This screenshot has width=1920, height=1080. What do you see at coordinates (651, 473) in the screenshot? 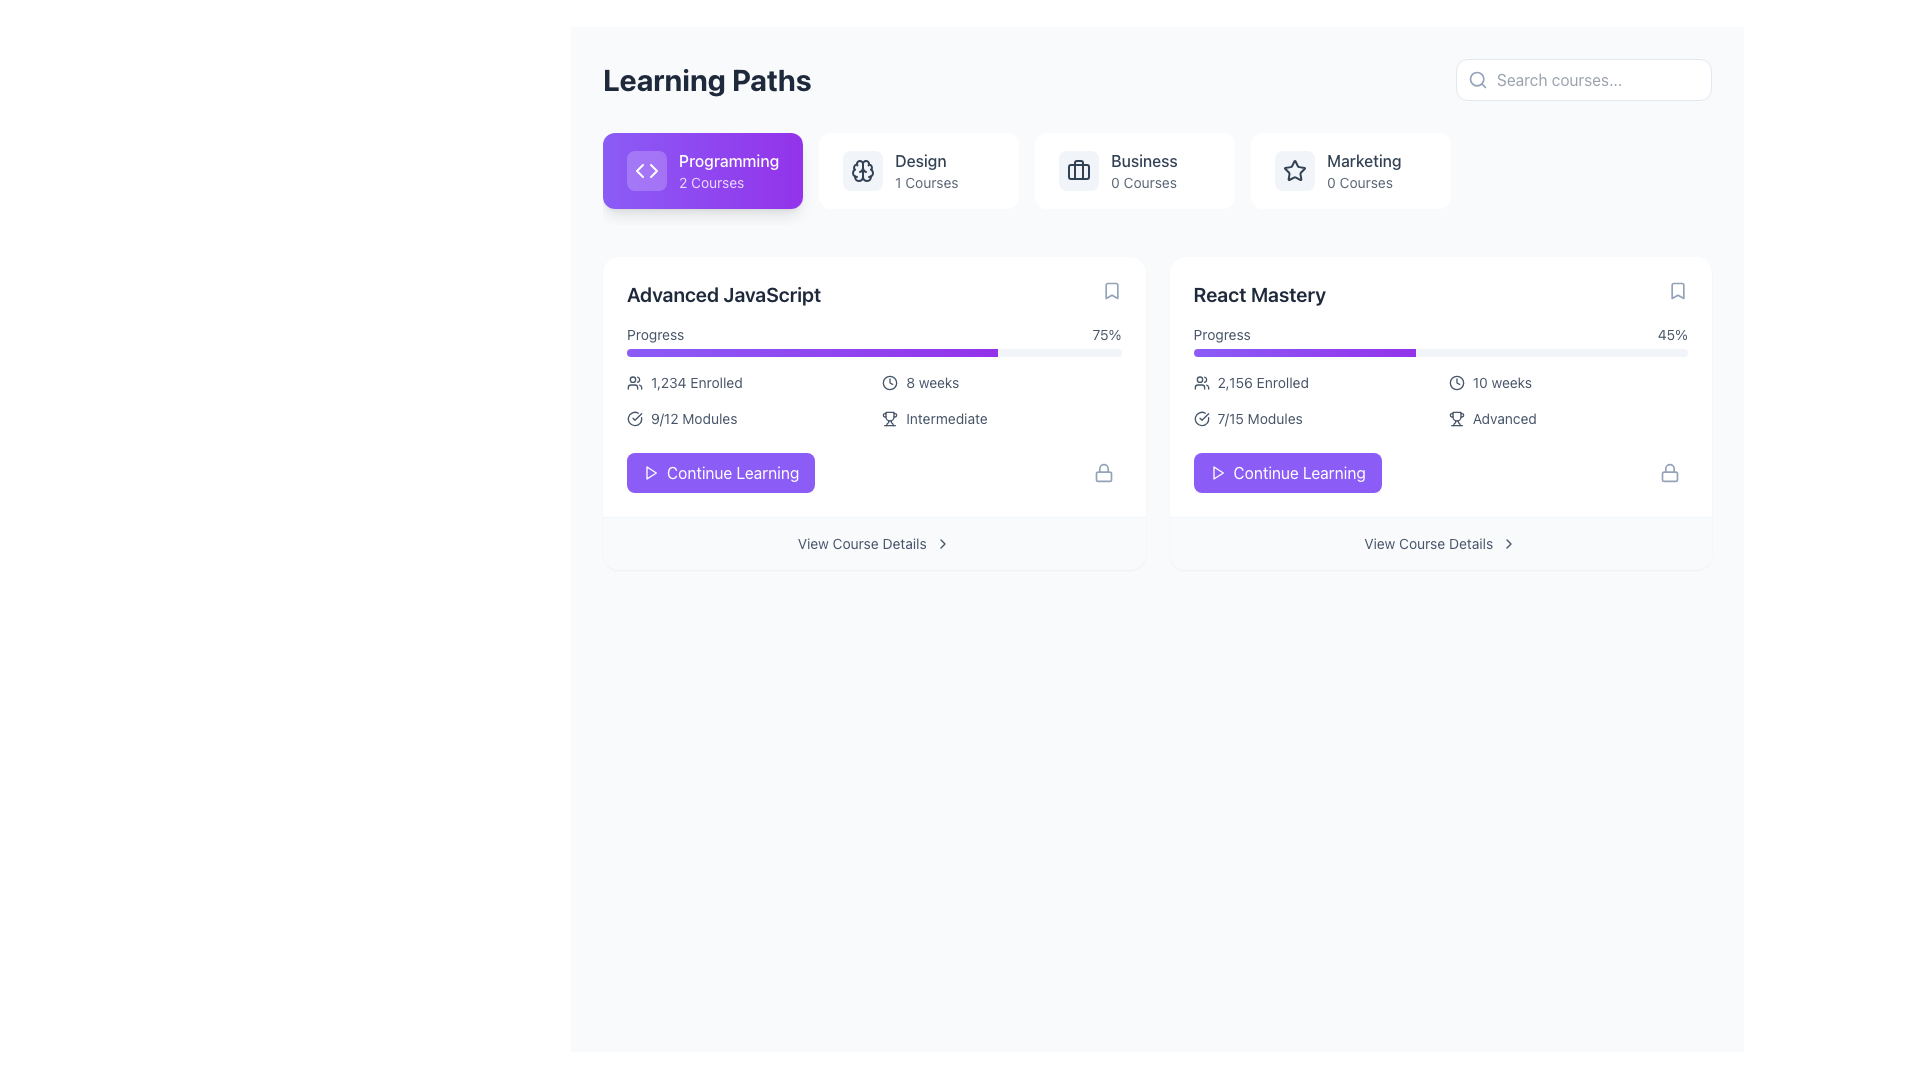
I see `the Play icon (SVG) located in the 'Continue Learning' button of the 'Advanced JavaScript' card` at bounding box center [651, 473].